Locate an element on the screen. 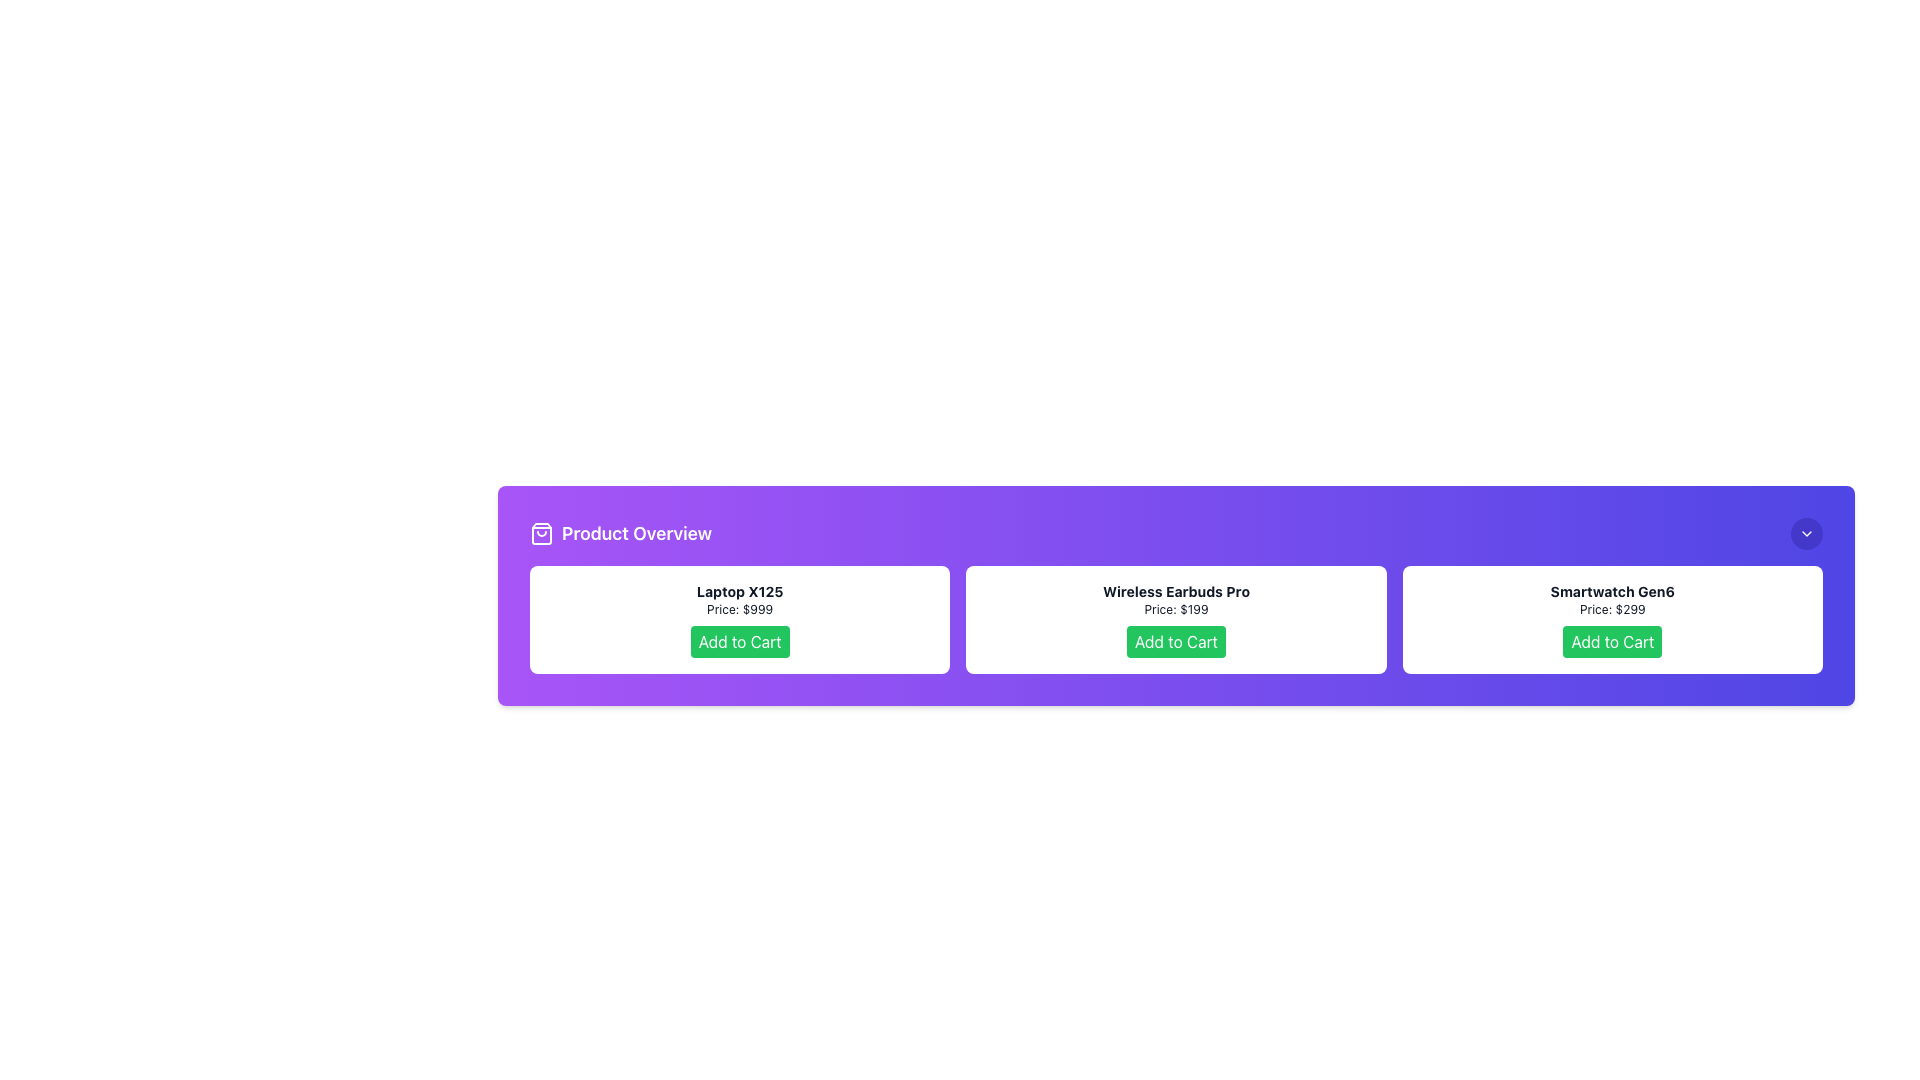 This screenshot has height=1080, width=1920. the 'Add to Cart' button for the product 'Smartwatch Gen6' is located at coordinates (1612, 641).